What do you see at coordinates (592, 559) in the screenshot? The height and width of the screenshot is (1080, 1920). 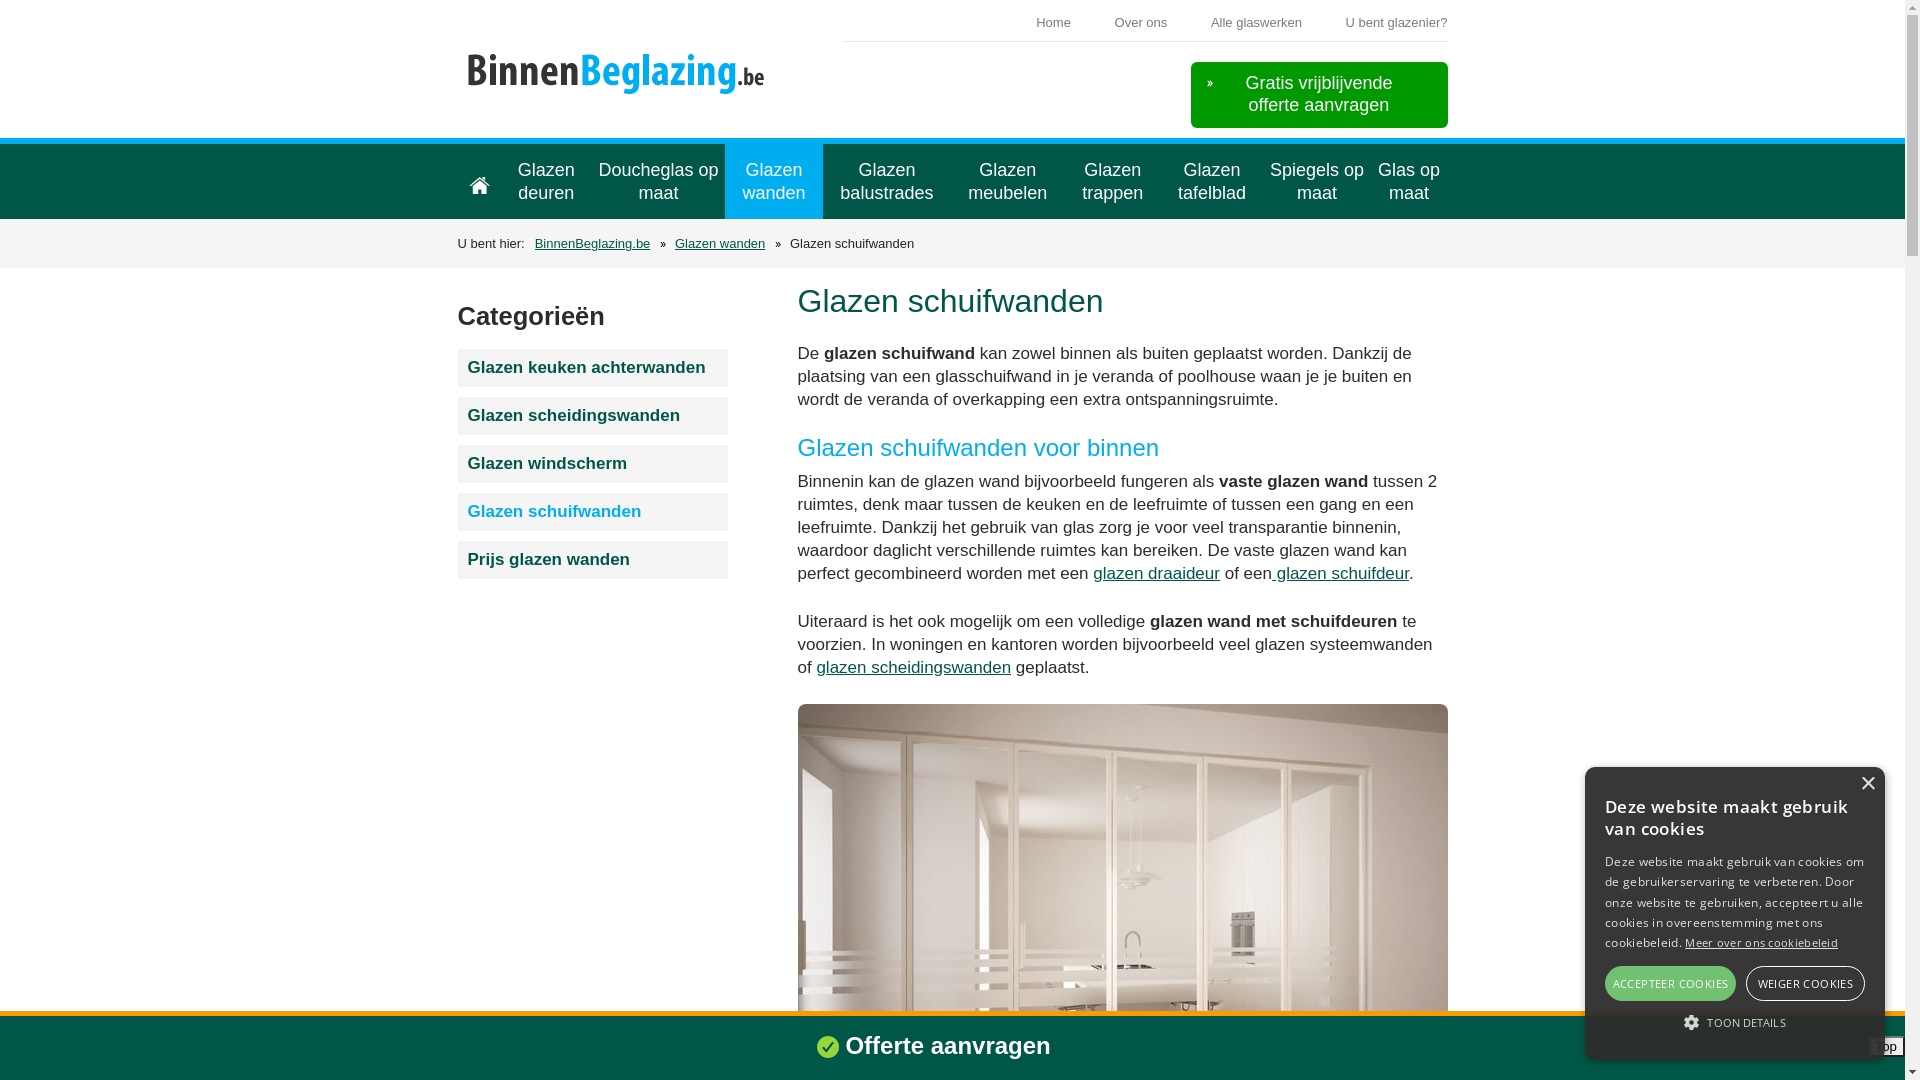 I see `'Prijs glazen wanden'` at bounding box center [592, 559].